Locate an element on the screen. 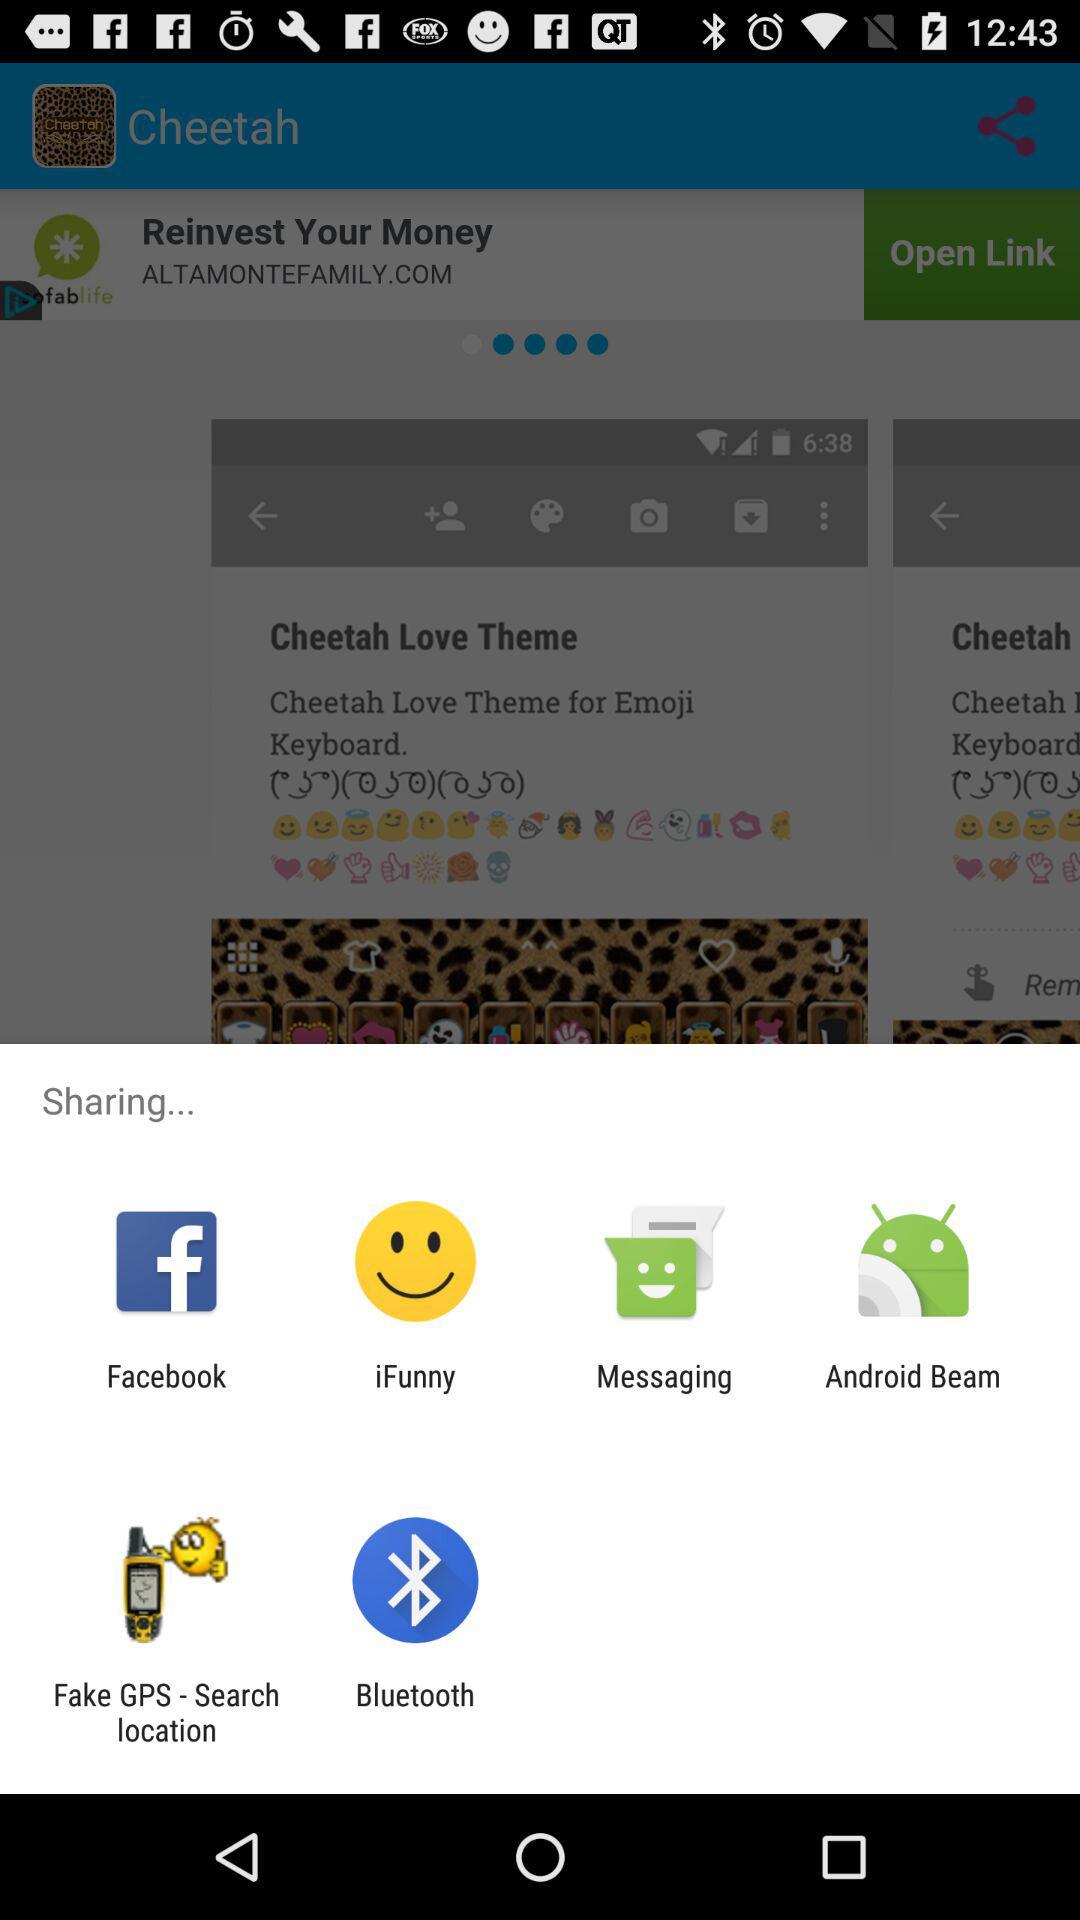 The width and height of the screenshot is (1080, 1920). icon next to messaging item is located at coordinates (414, 1392).